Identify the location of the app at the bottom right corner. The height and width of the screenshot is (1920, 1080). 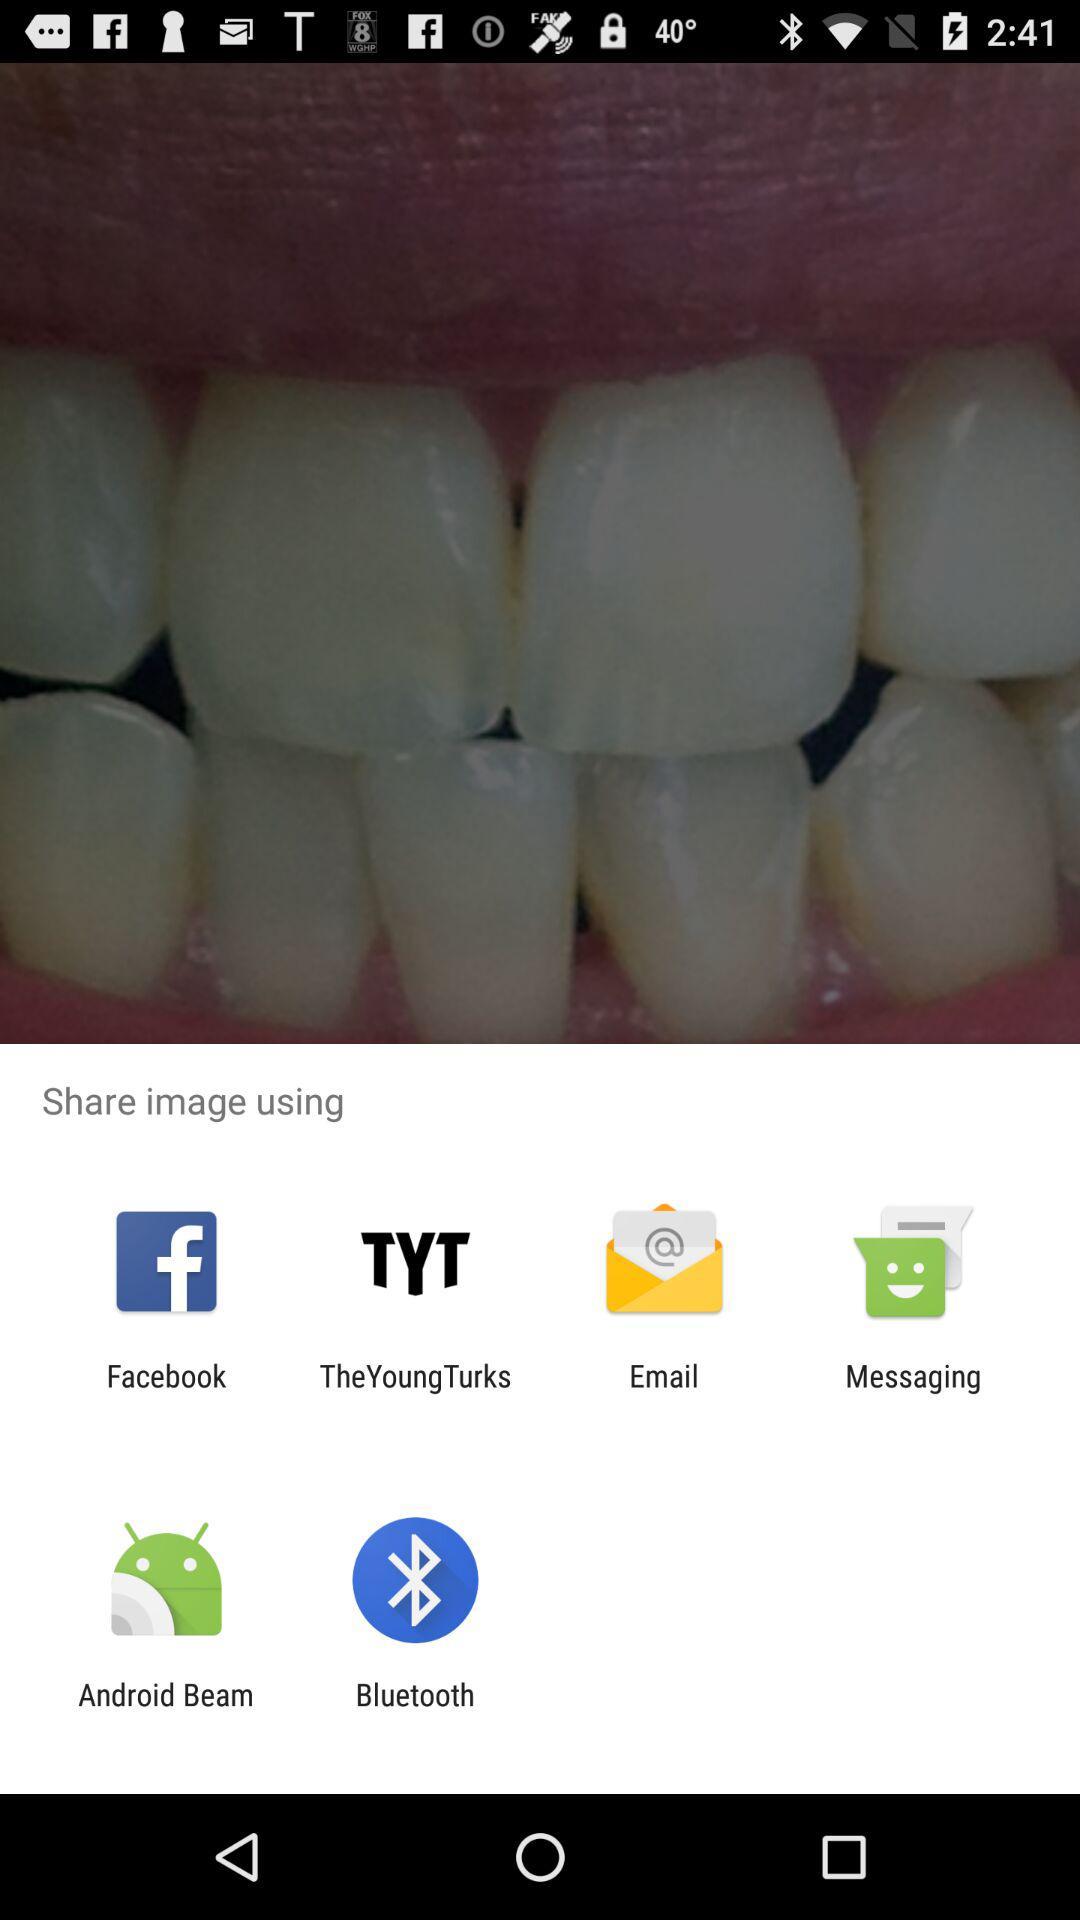
(913, 1392).